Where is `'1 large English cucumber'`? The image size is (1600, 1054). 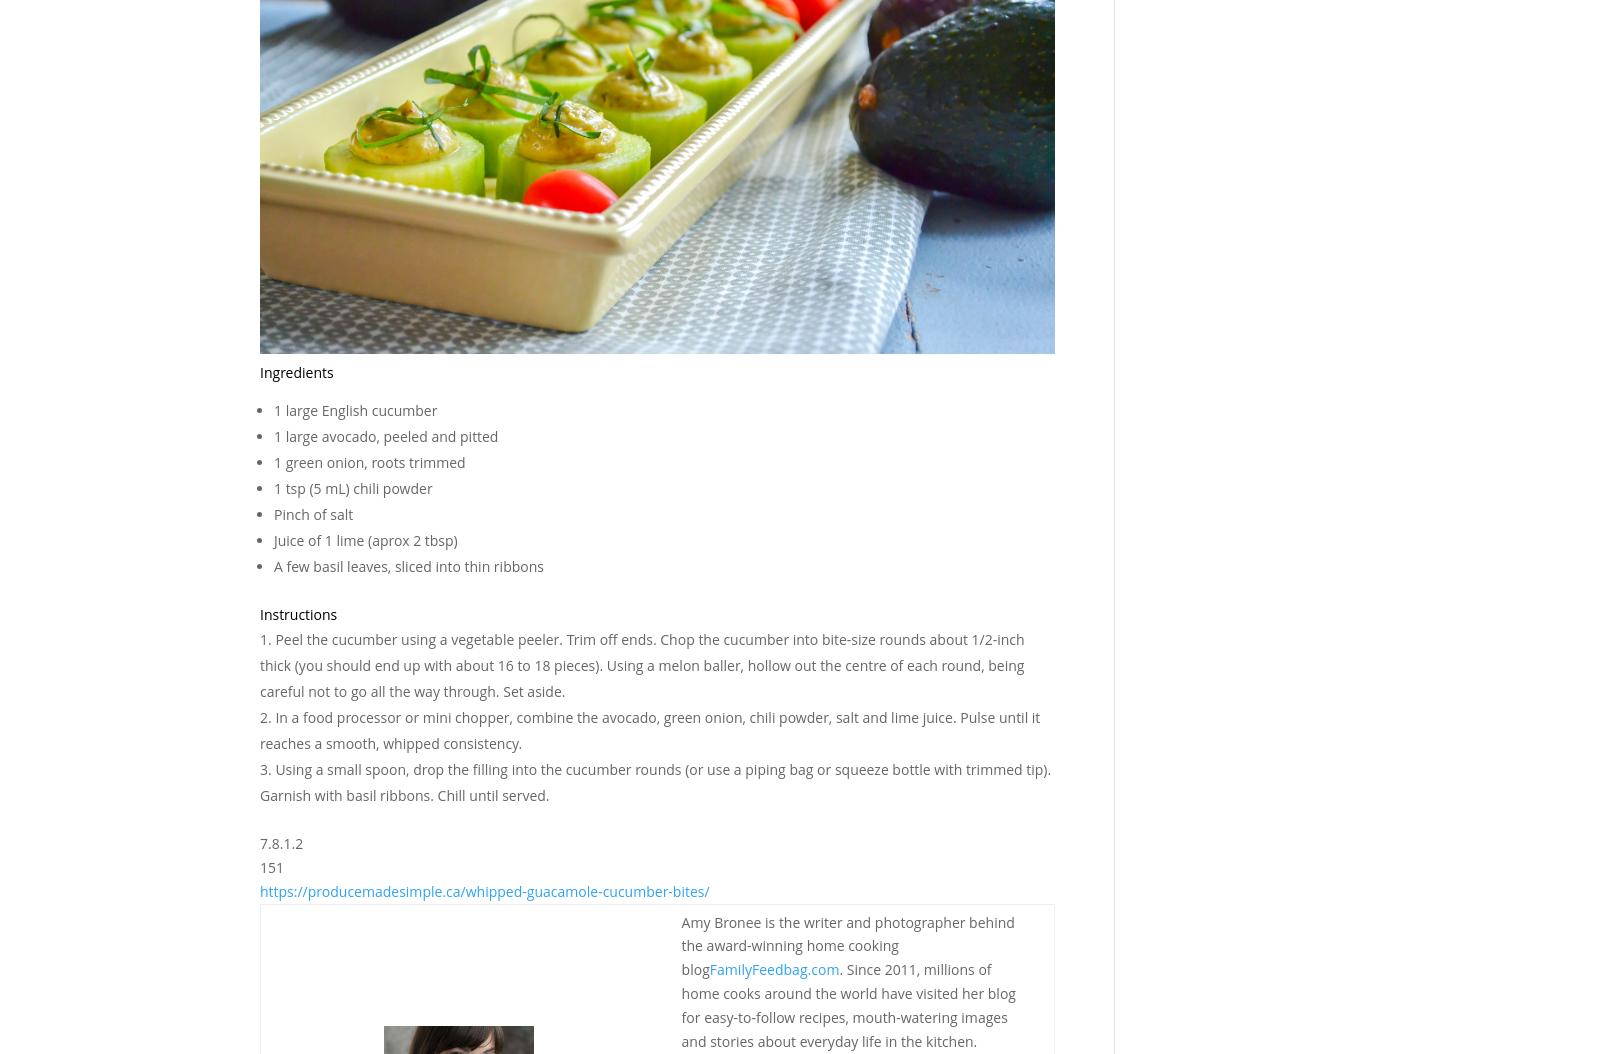
'1 large English cucumber' is located at coordinates (355, 409).